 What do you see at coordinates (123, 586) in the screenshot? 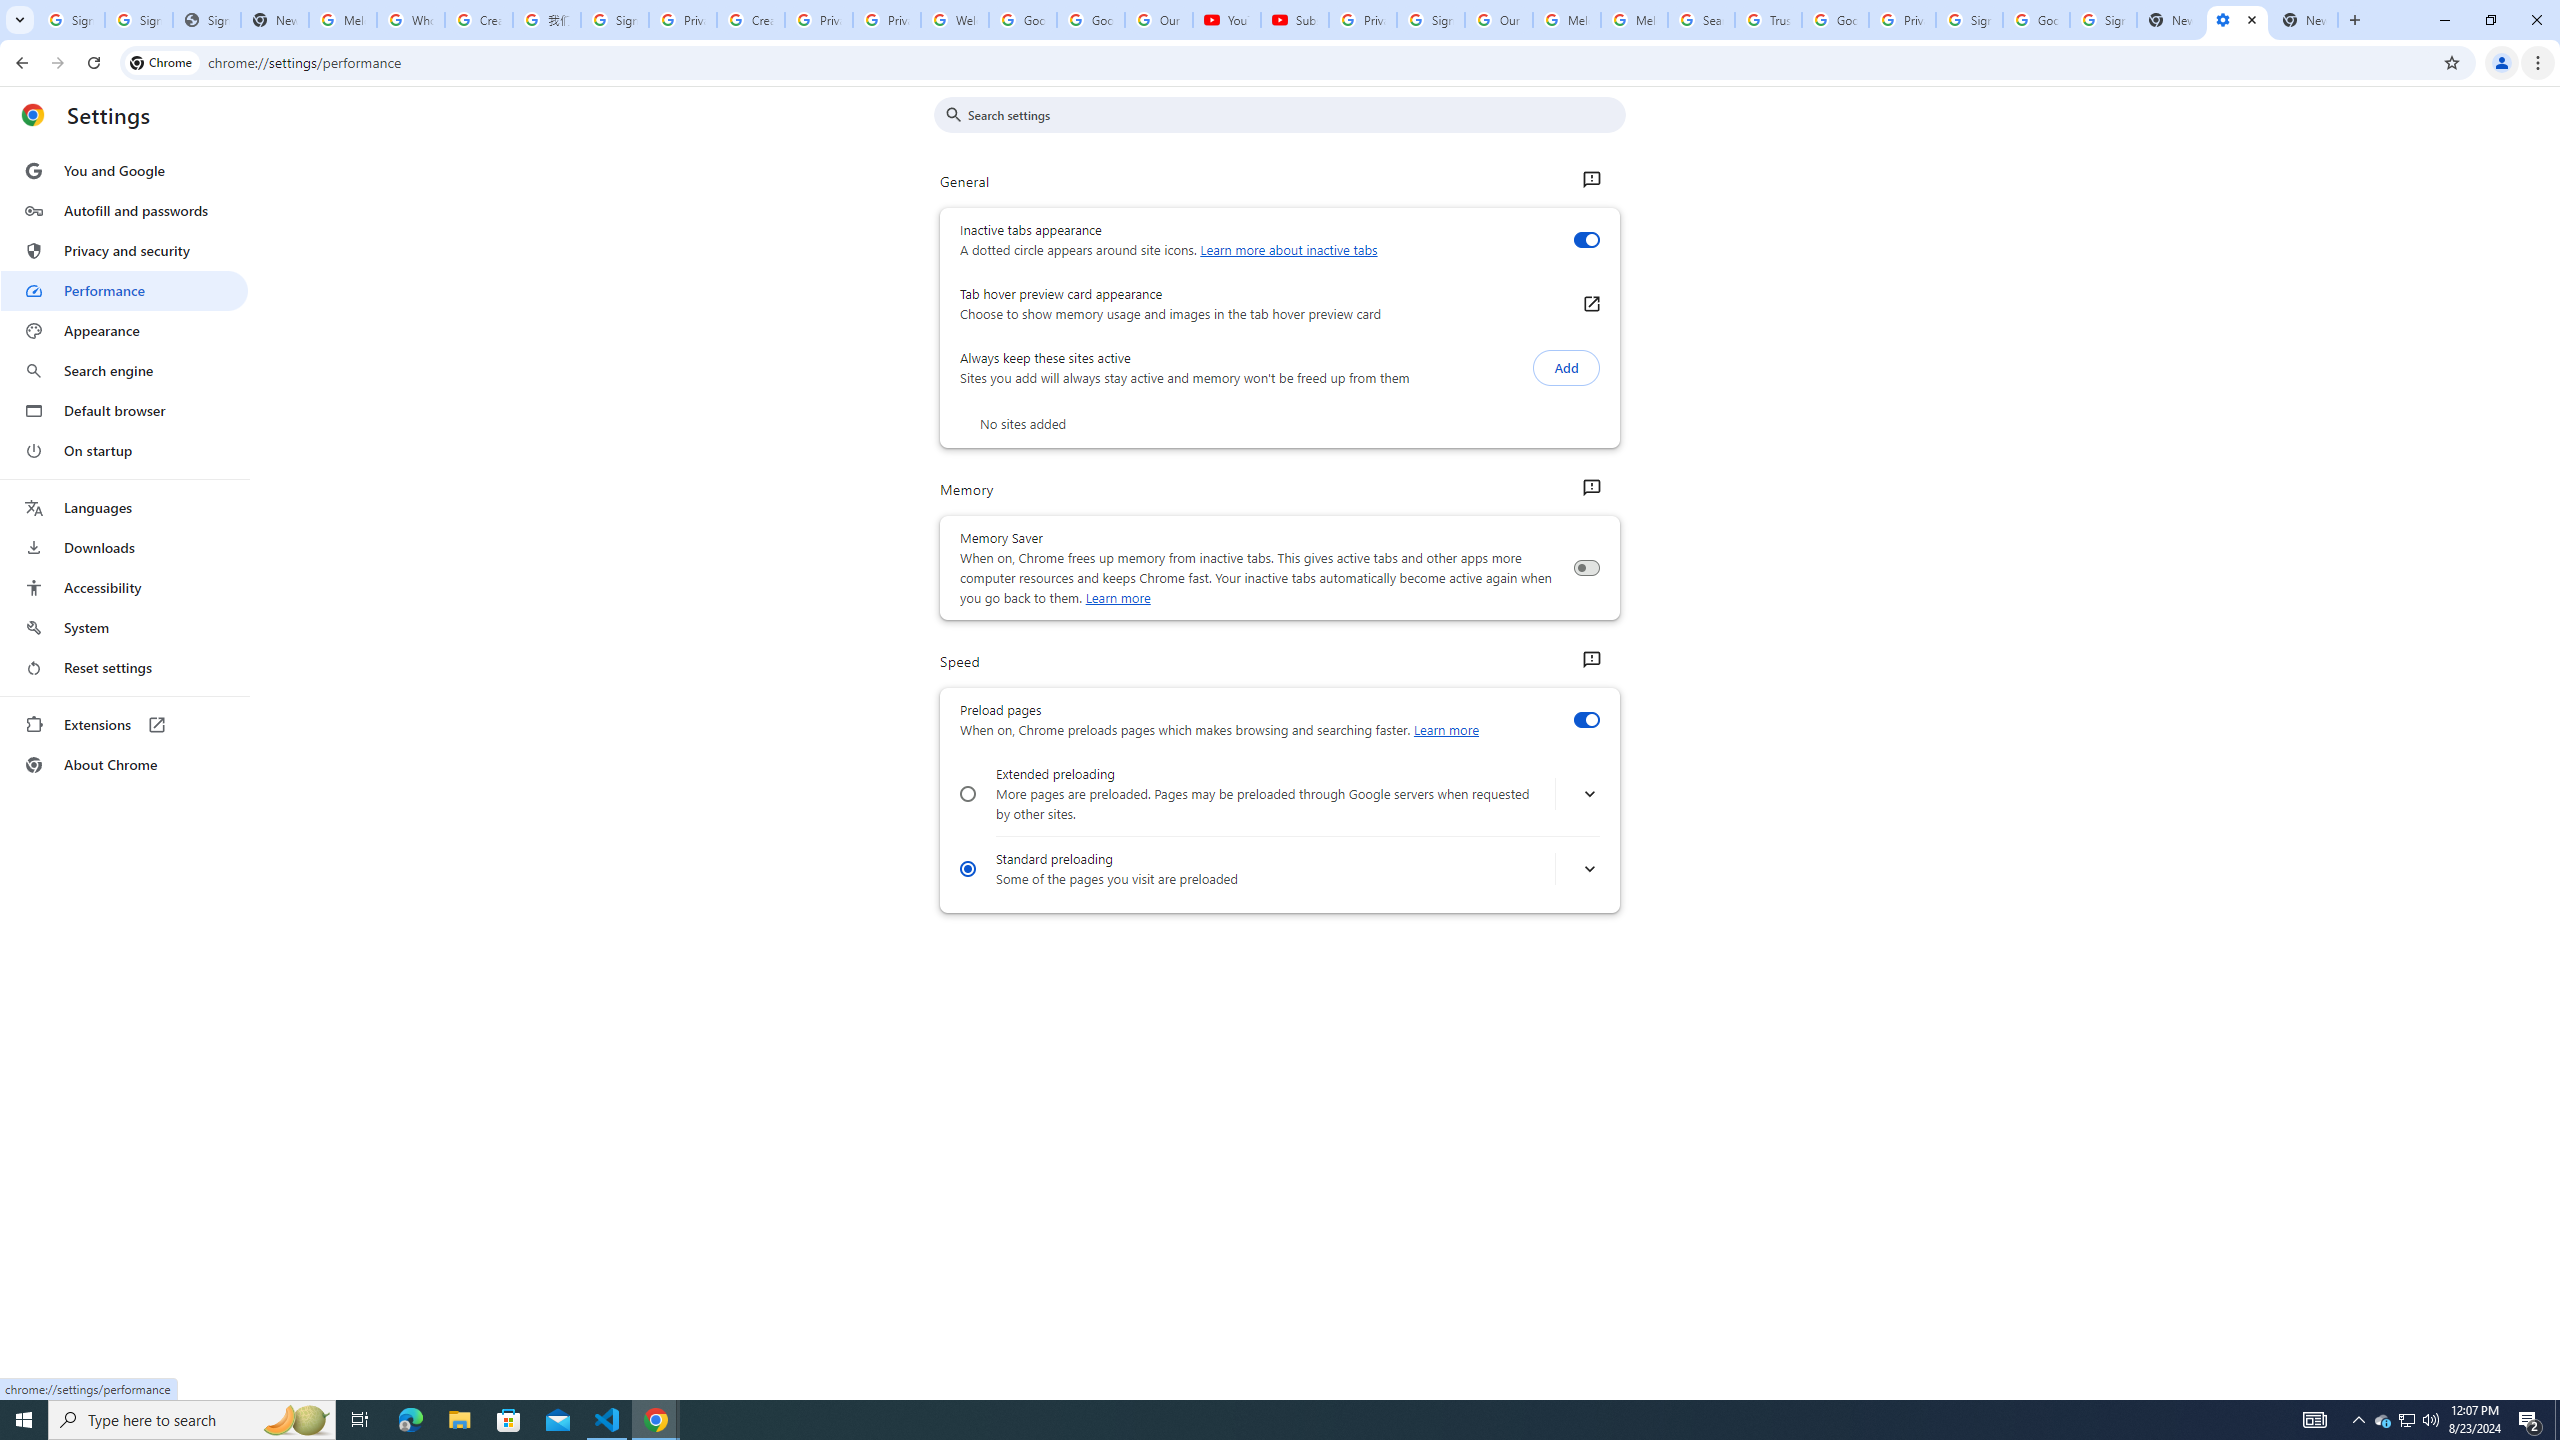
I see `'Accessibility'` at bounding box center [123, 586].